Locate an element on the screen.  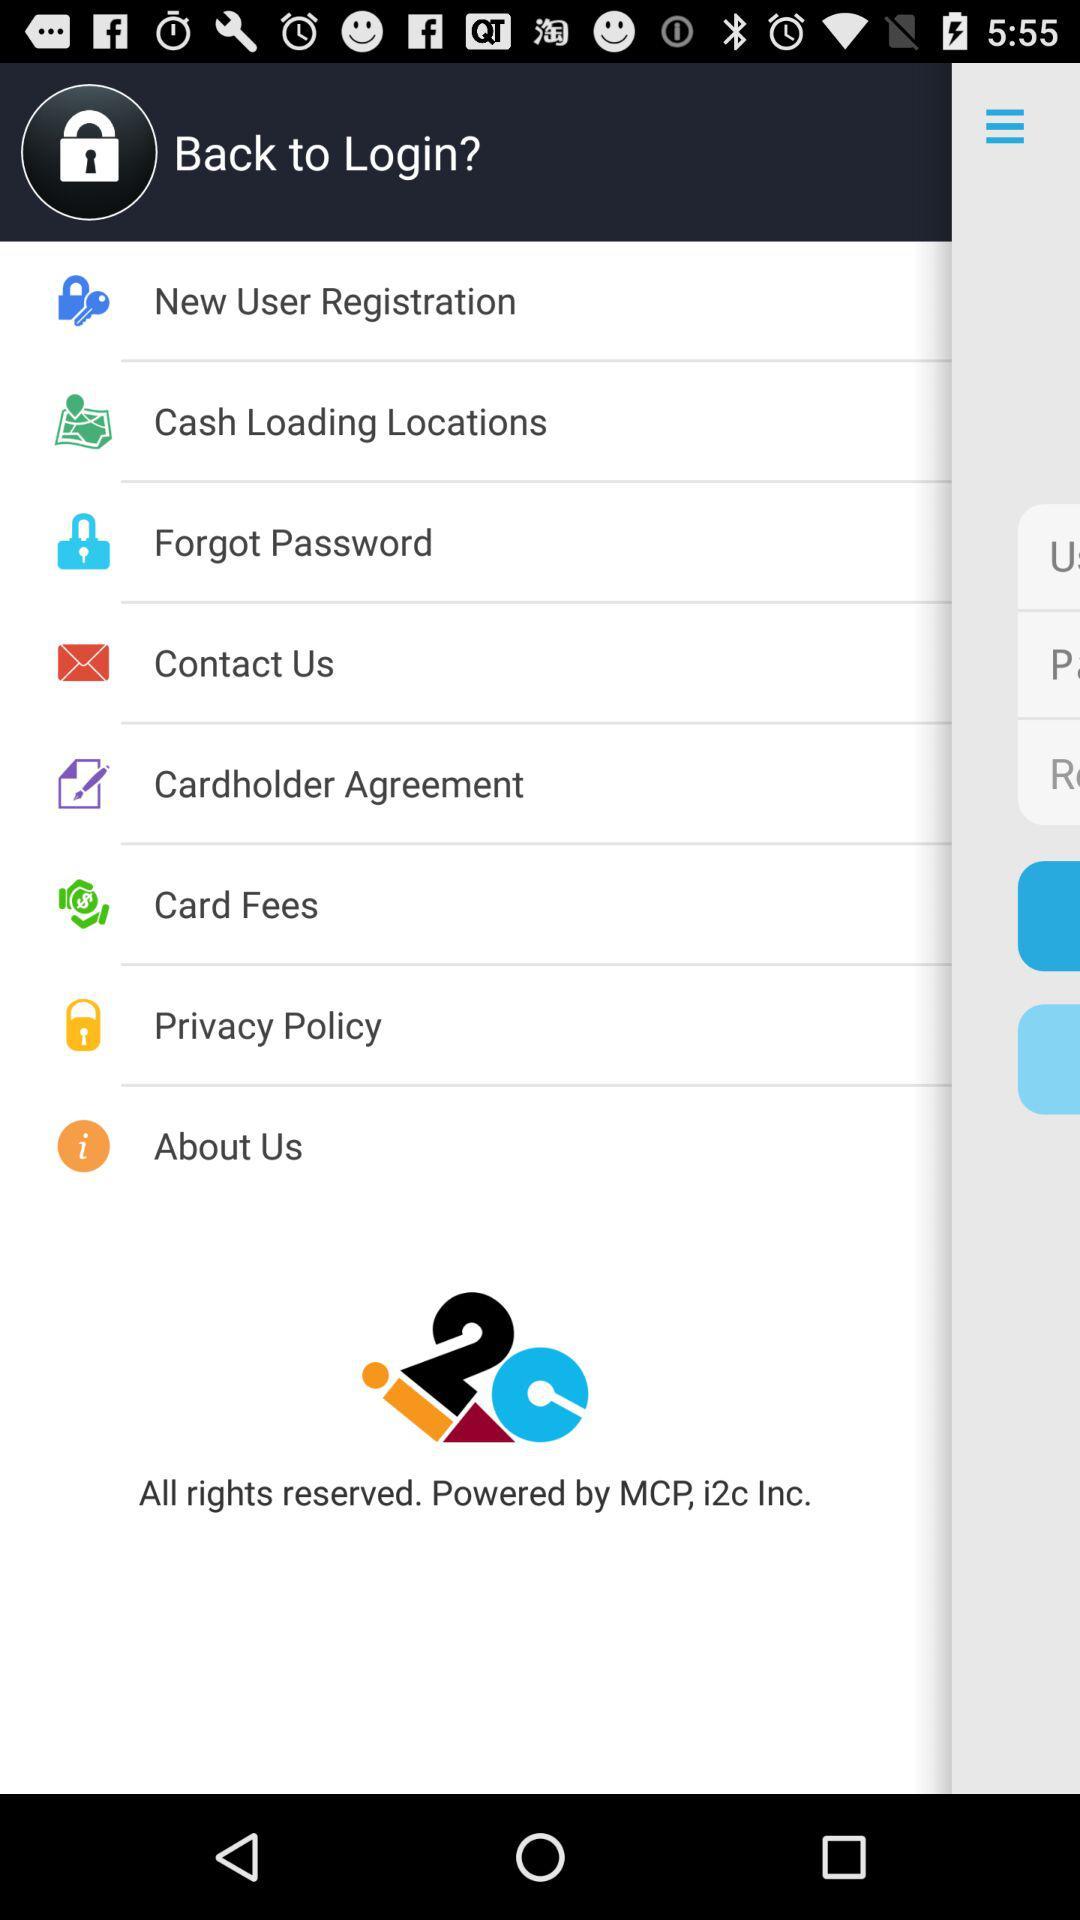
all rights reserved app is located at coordinates (475, 1491).